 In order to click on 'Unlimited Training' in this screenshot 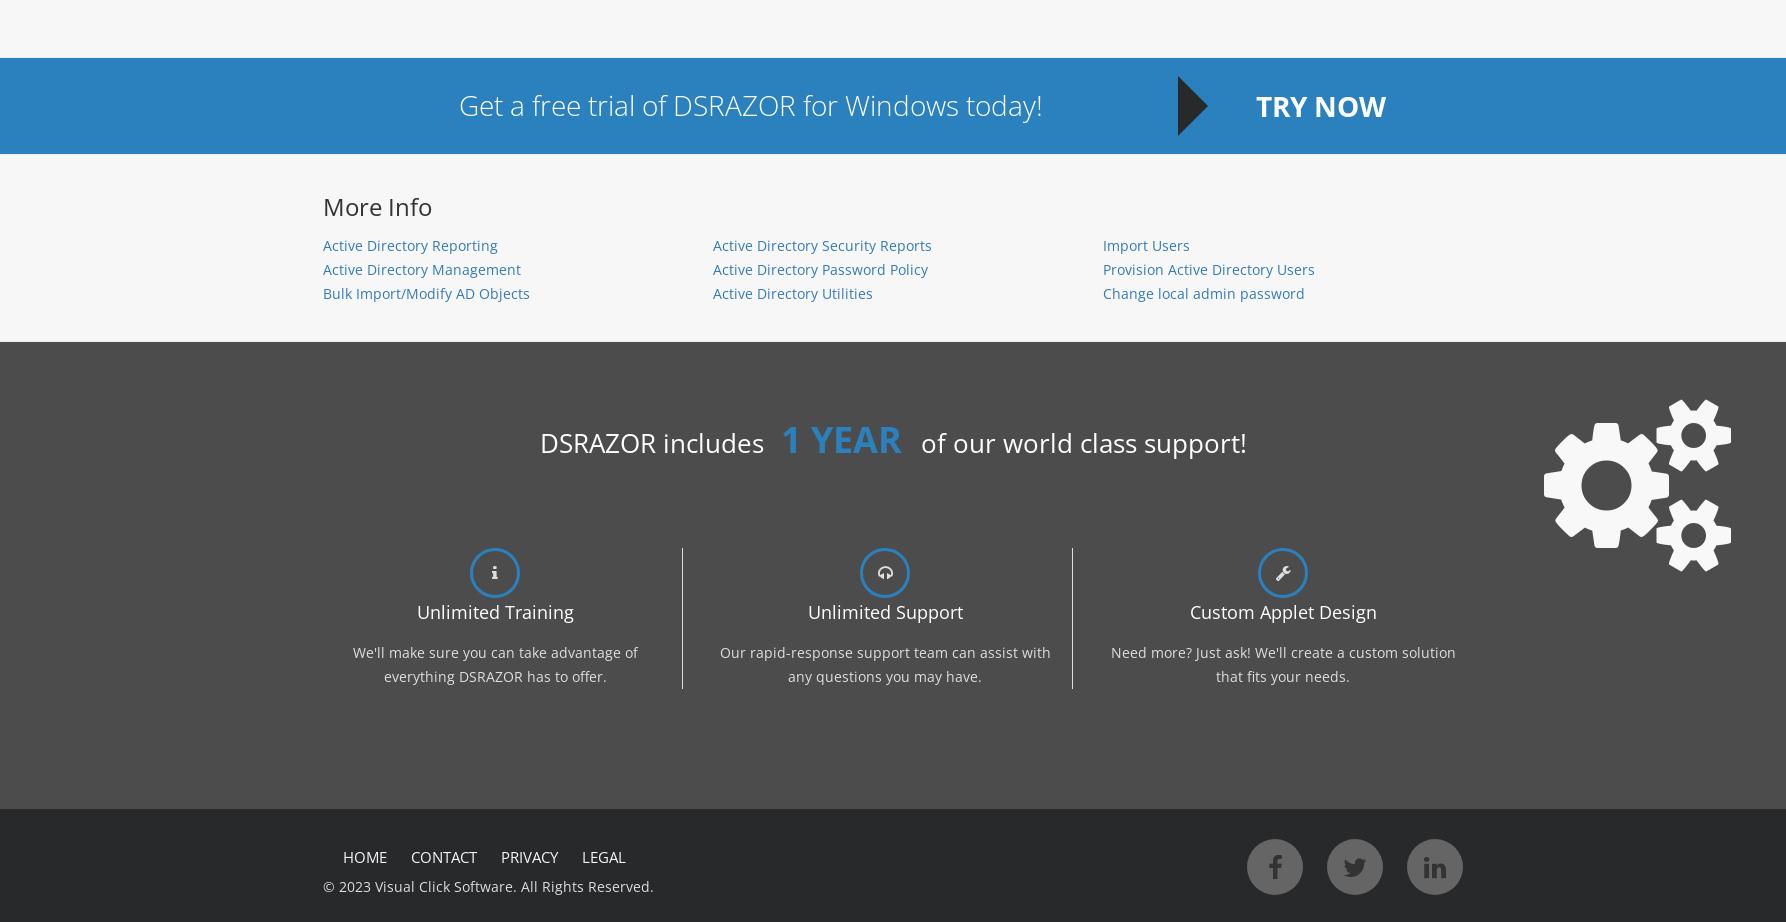, I will do `click(493, 612)`.